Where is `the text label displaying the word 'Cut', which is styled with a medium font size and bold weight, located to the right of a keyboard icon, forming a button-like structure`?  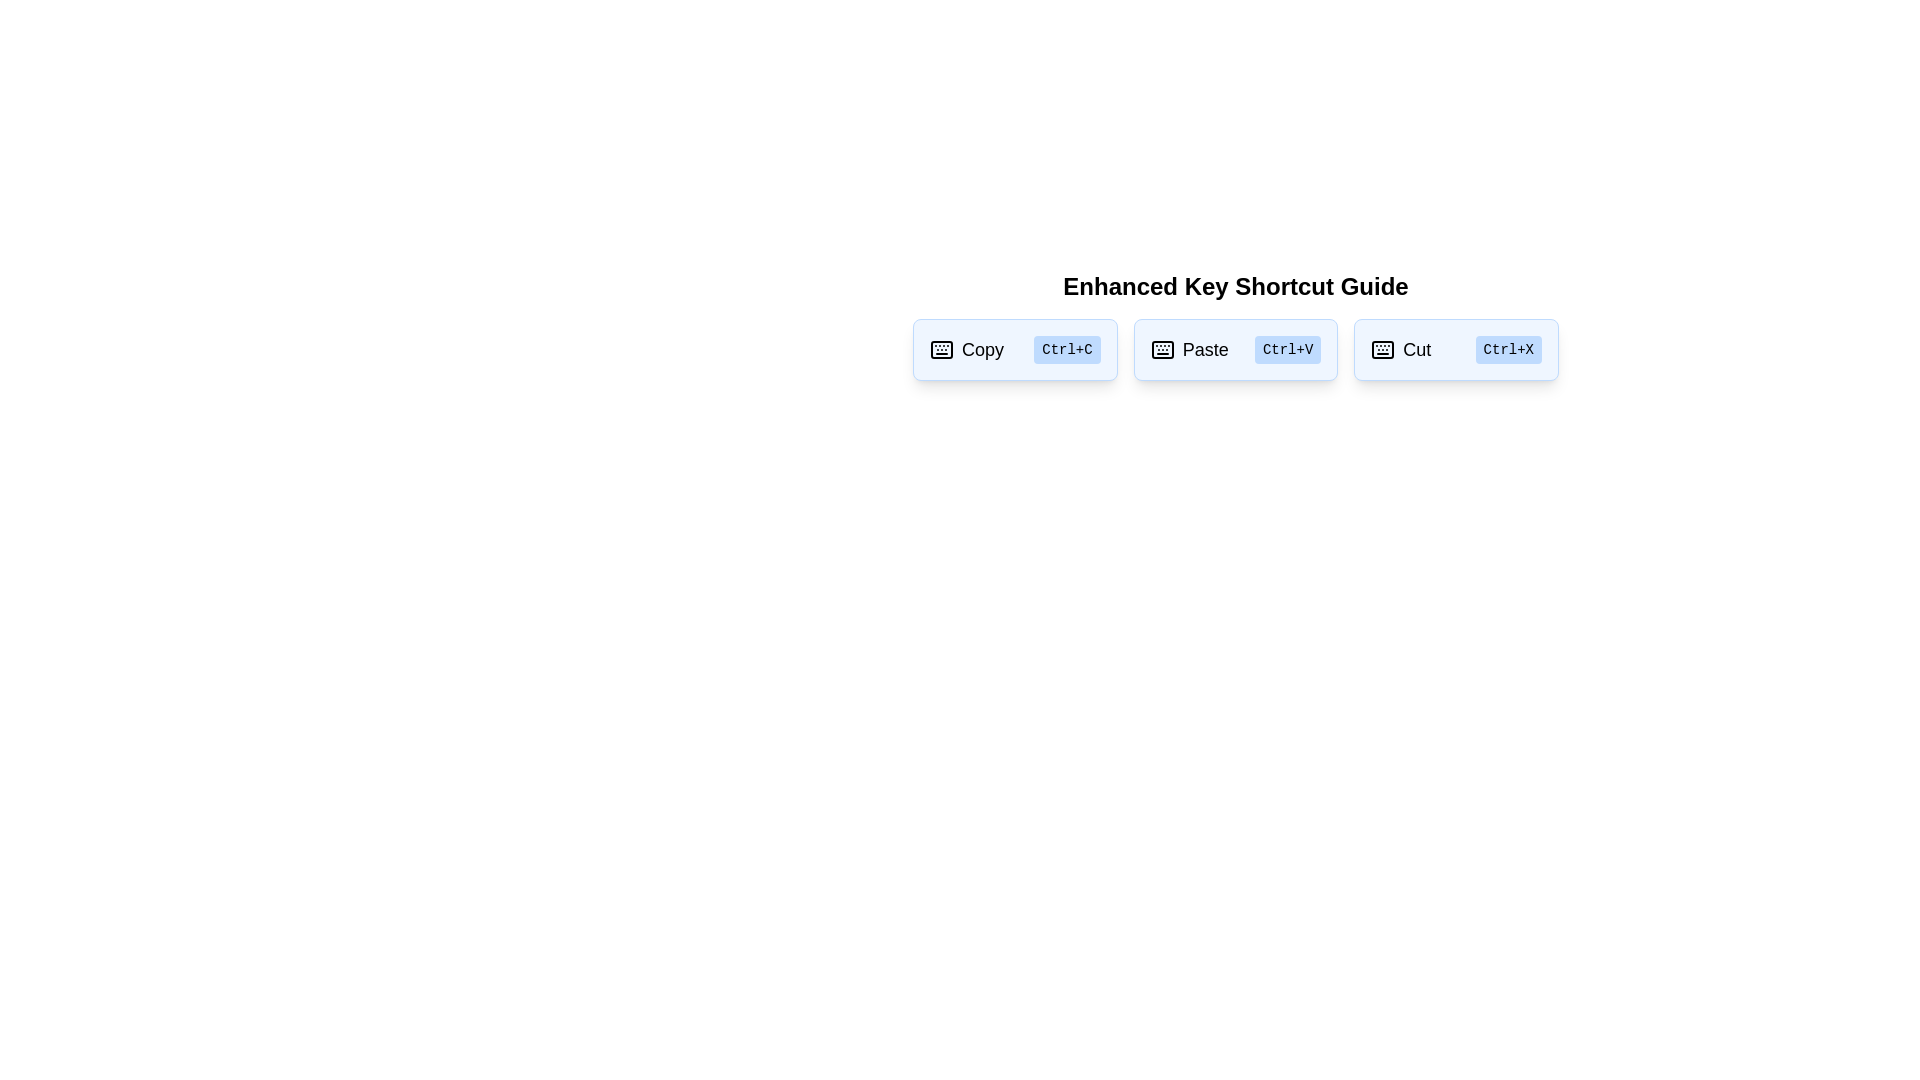
the text label displaying the word 'Cut', which is styled with a medium font size and bold weight, located to the right of a keyboard icon, forming a button-like structure is located at coordinates (1416, 349).